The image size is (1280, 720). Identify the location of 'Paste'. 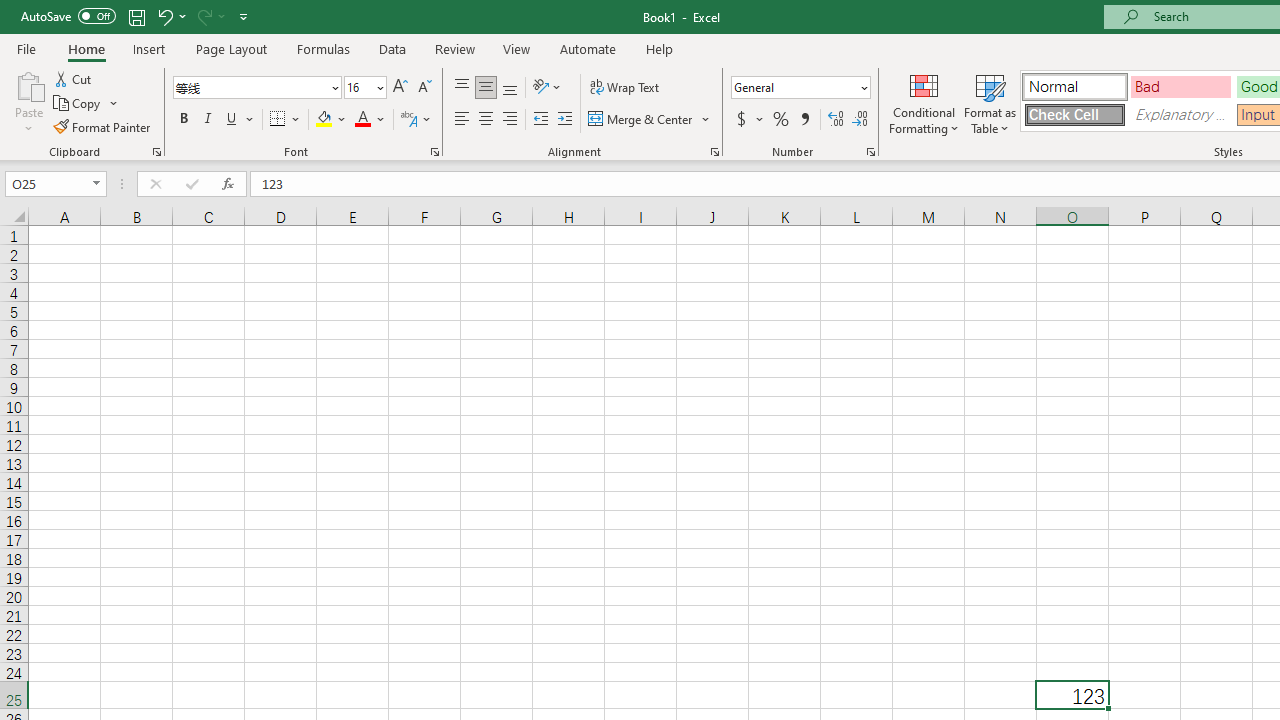
(28, 84).